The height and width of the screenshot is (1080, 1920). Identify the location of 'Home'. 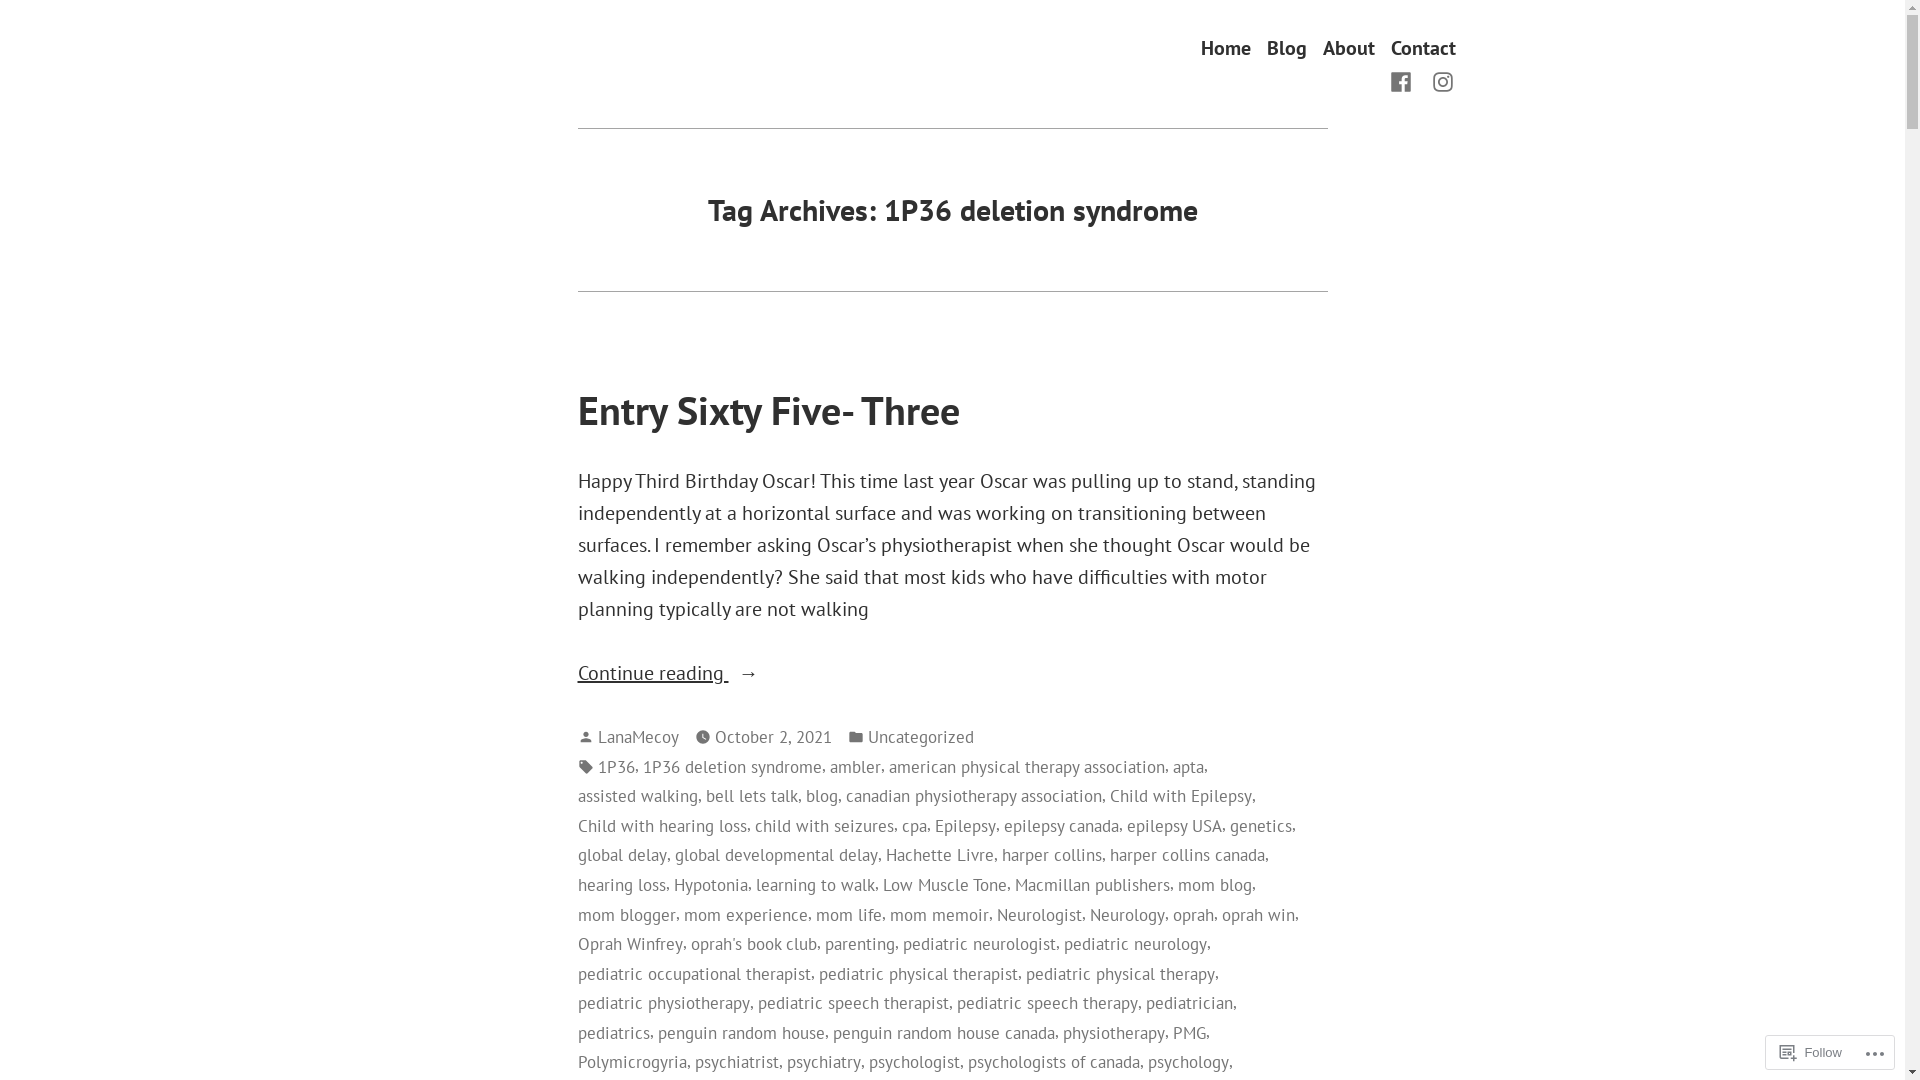
(1200, 46).